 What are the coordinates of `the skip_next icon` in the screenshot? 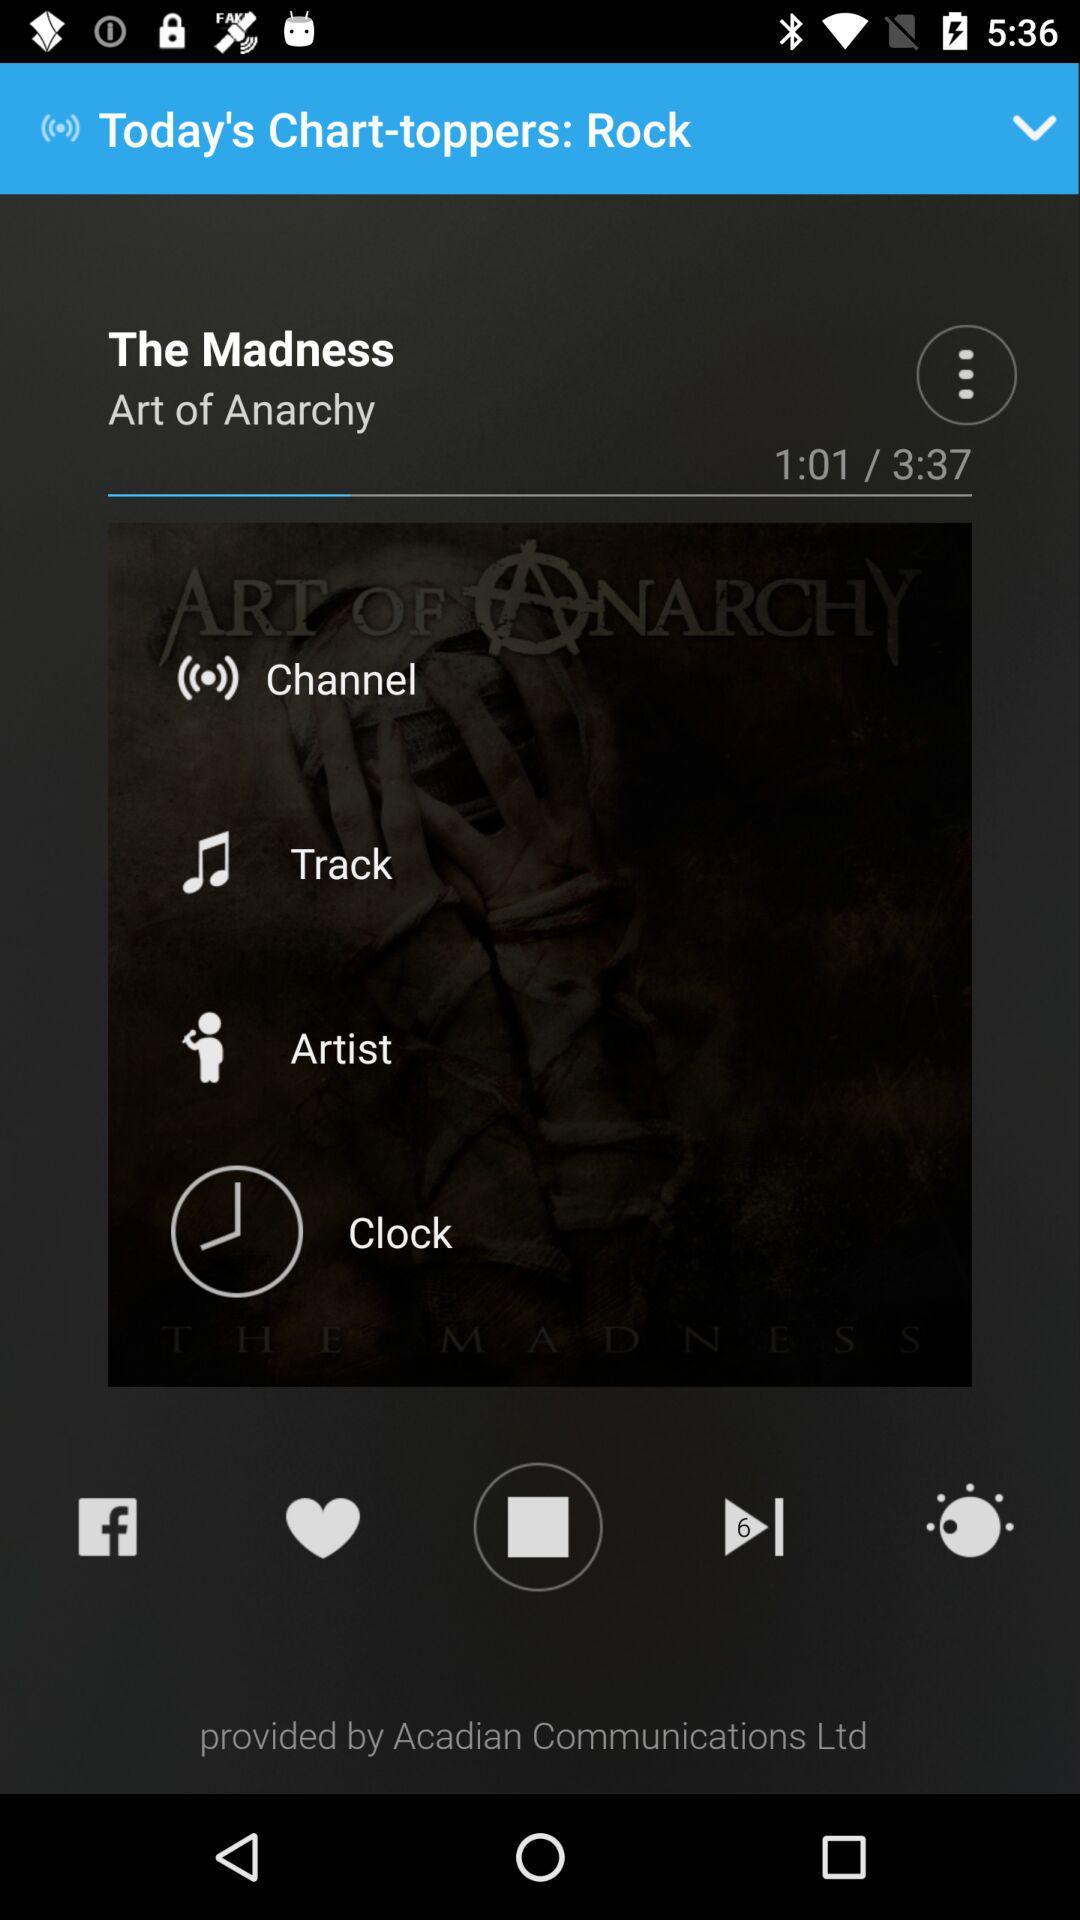 It's located at (754, 1525).